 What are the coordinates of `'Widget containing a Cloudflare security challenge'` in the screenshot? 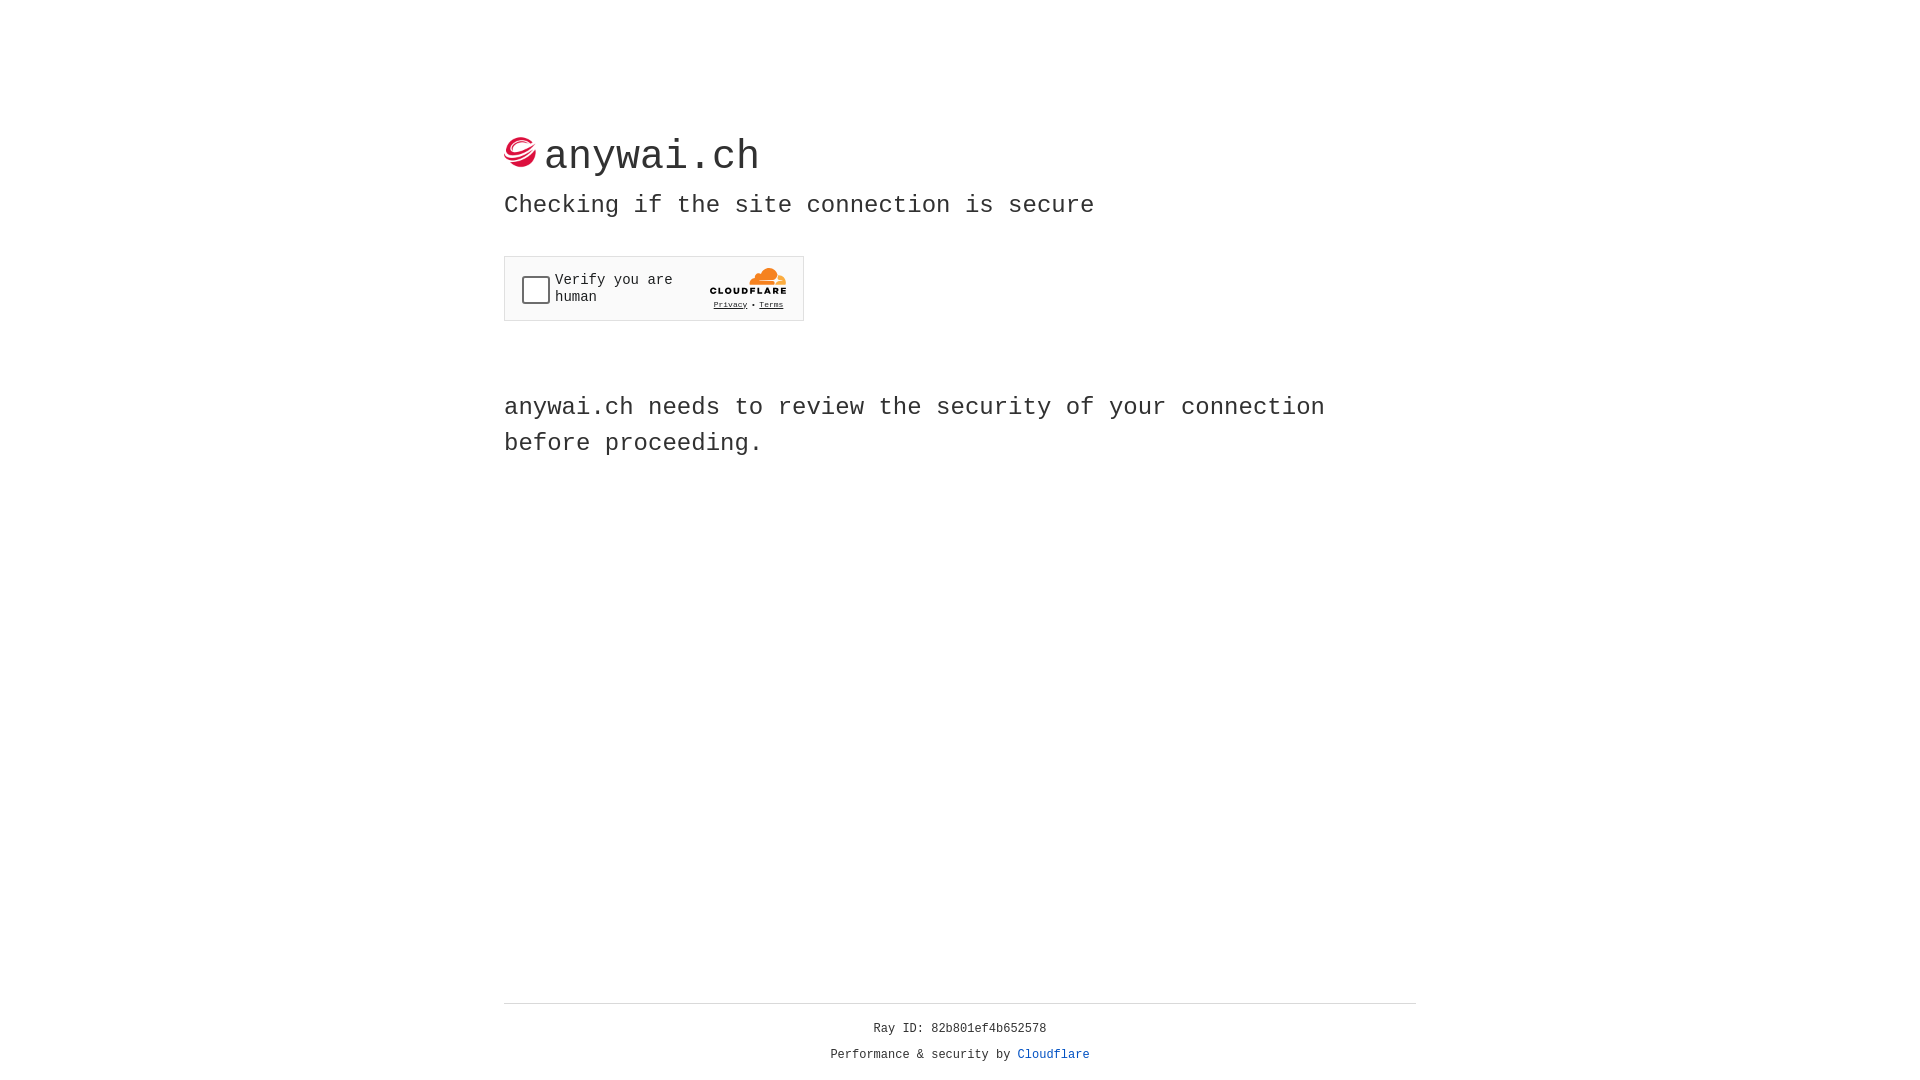 It's located at (653, 288).